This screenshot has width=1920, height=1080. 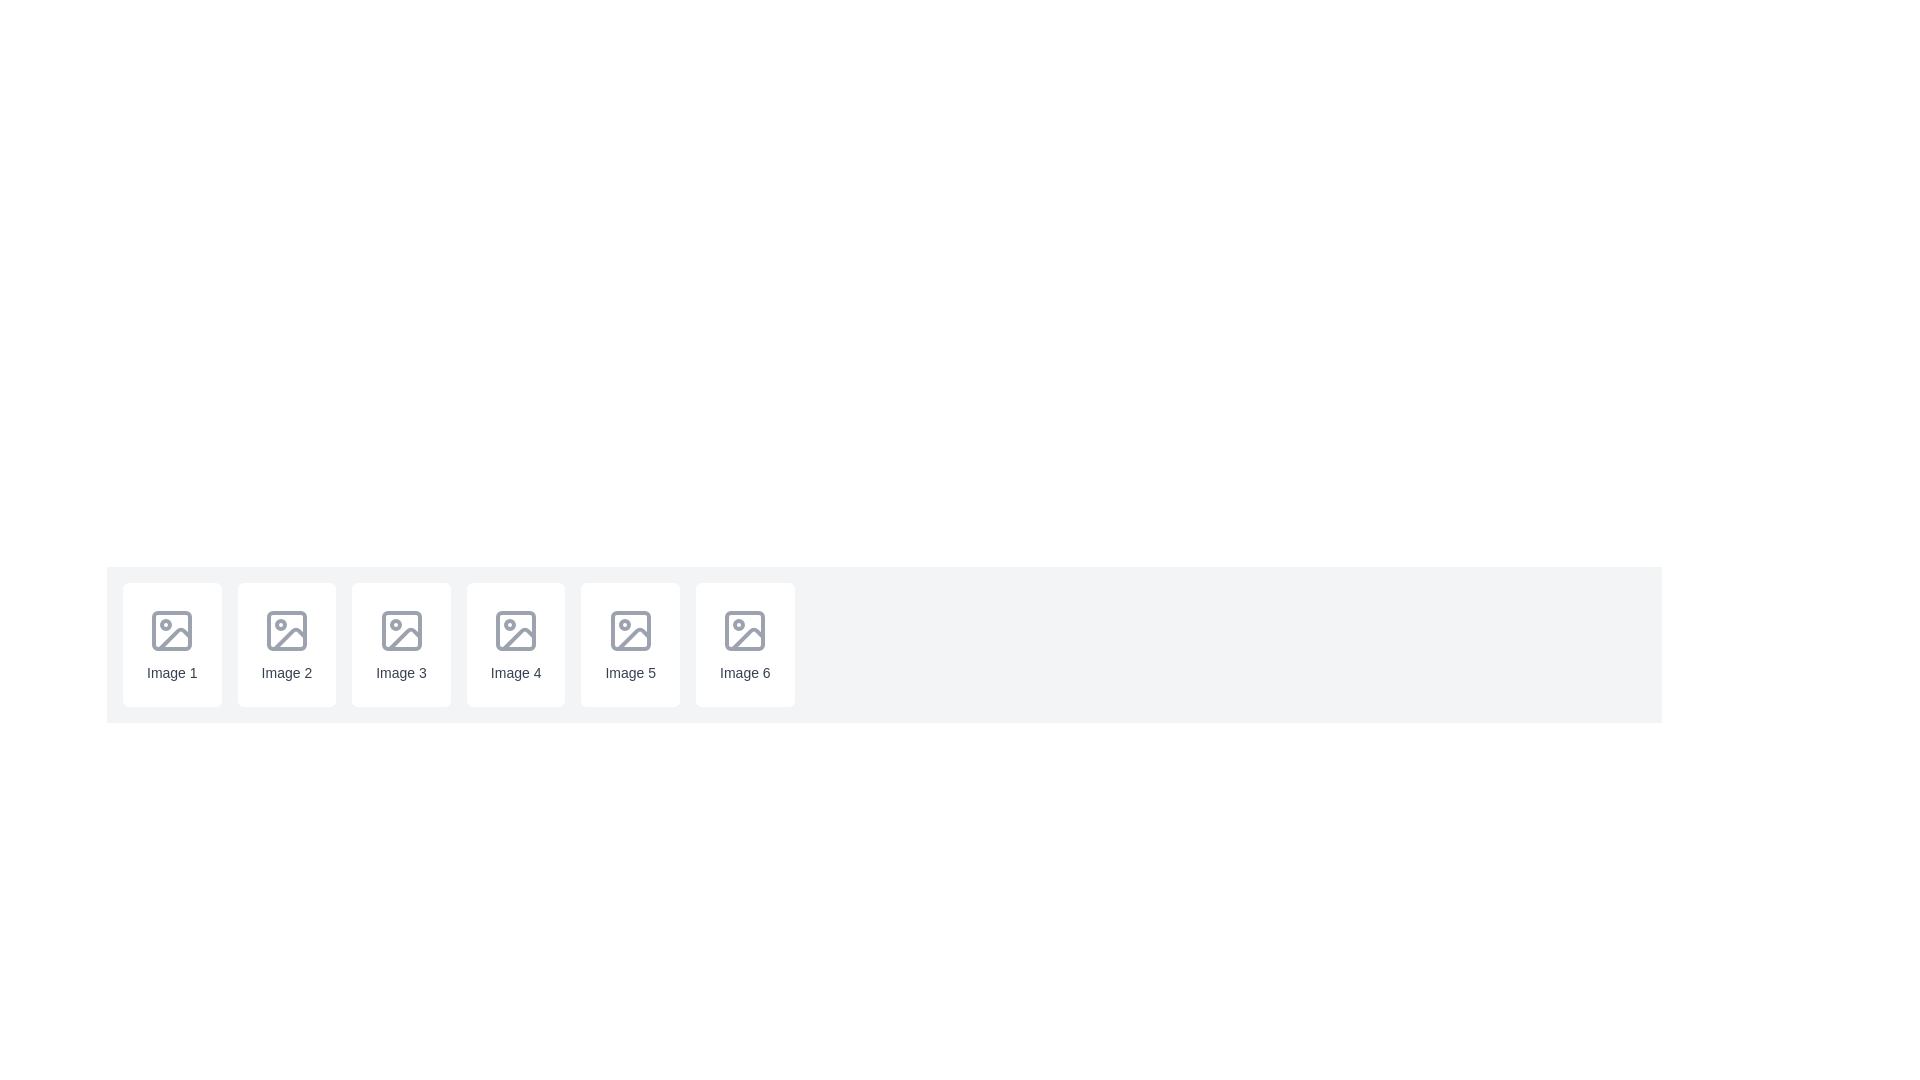 What do you see at coordinates (400, 672) in the screenshot?
I see `the text label 'Image 3' which is the third label below the third image icon in a horizontal series` at bounding box center [400, 672].